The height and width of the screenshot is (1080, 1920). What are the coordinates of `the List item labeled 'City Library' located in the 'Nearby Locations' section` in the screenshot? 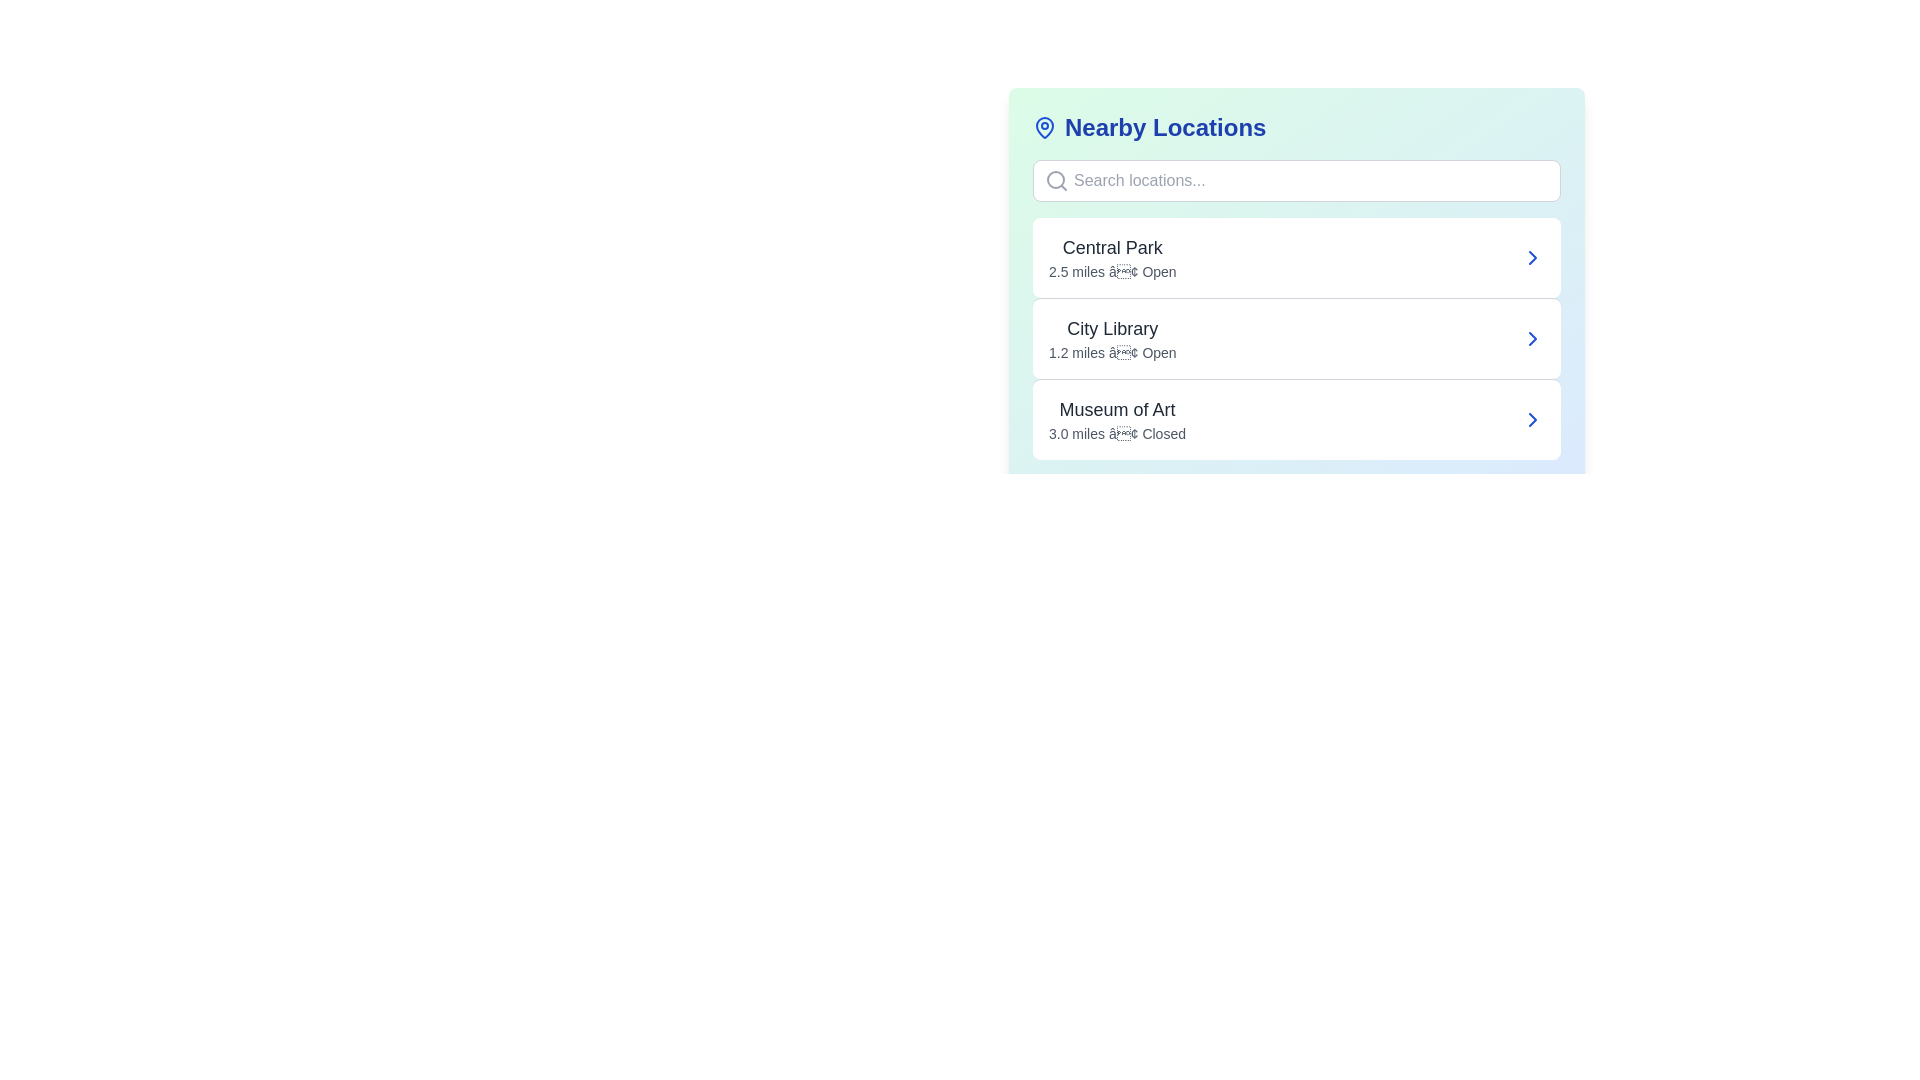 It's located at (1296, 338).